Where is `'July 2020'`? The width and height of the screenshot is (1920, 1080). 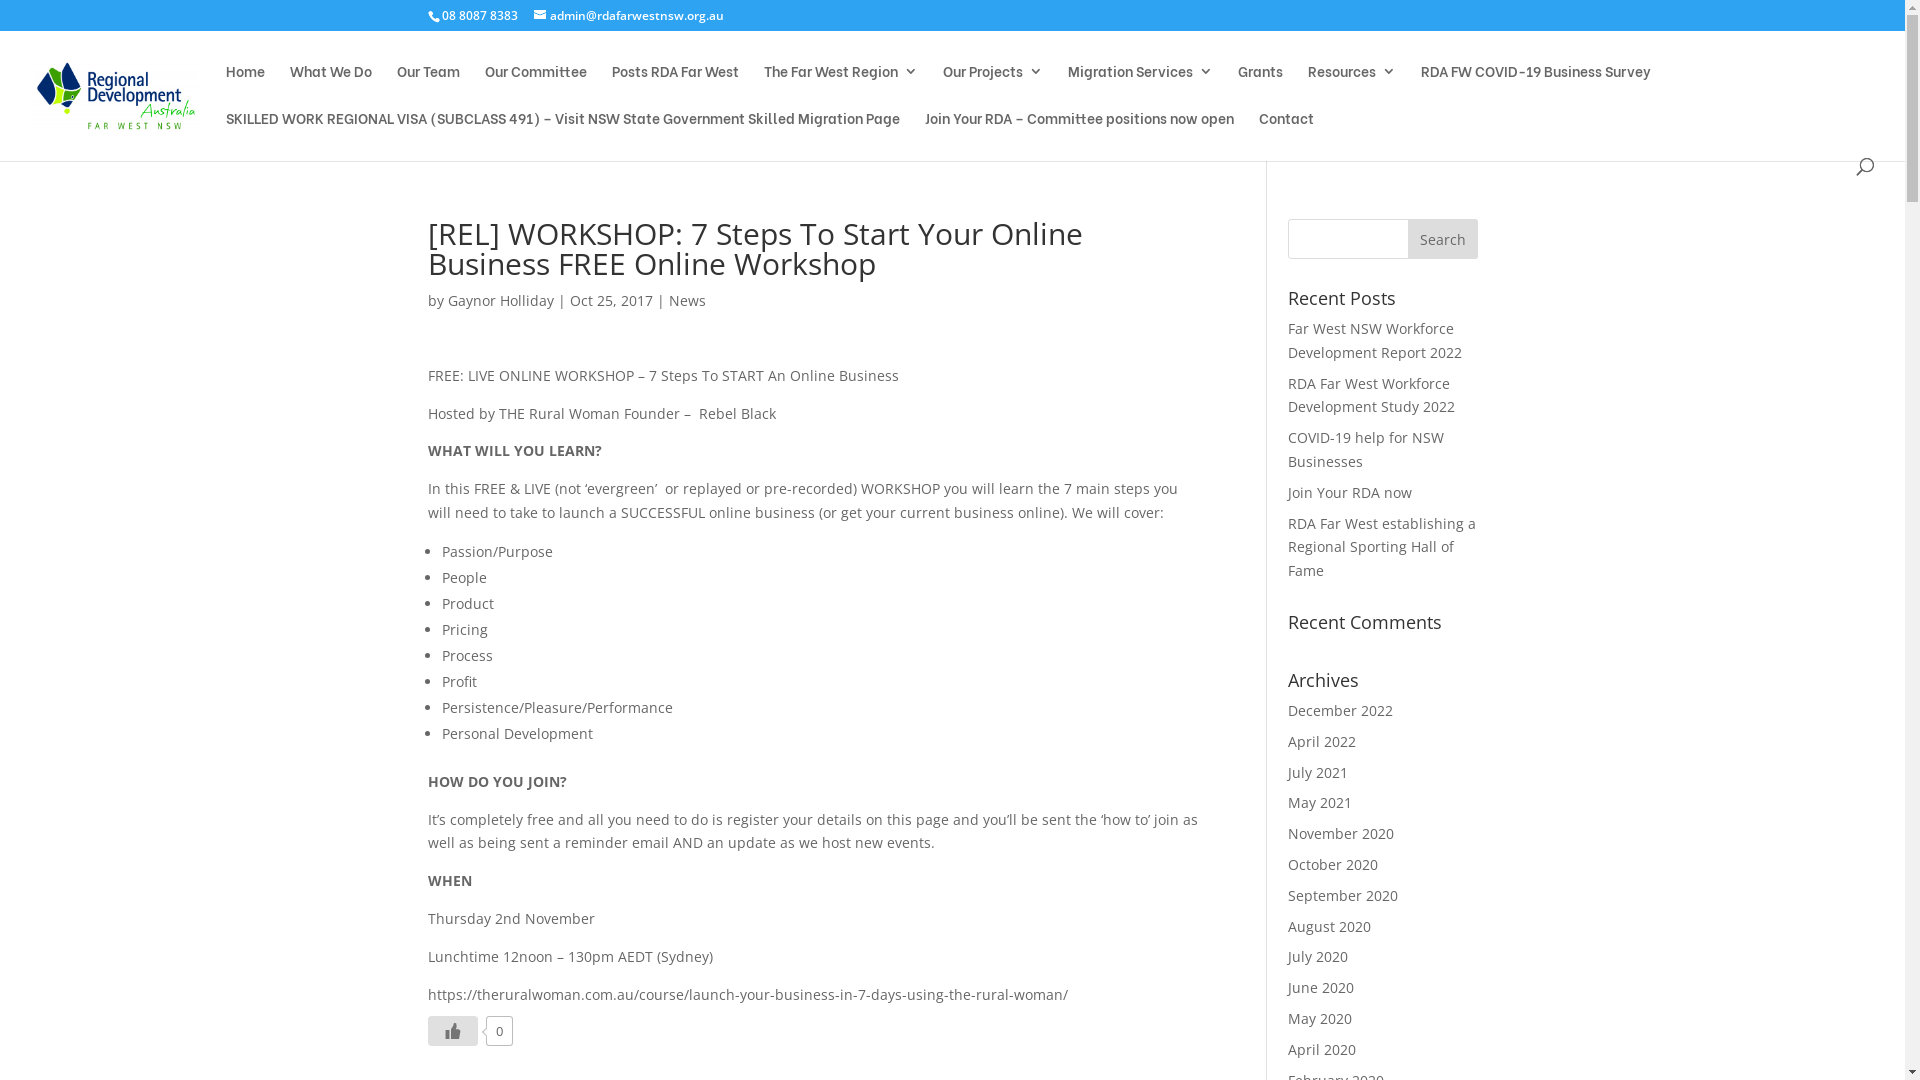 'July 2020' is located at coordinates (1318, 955).